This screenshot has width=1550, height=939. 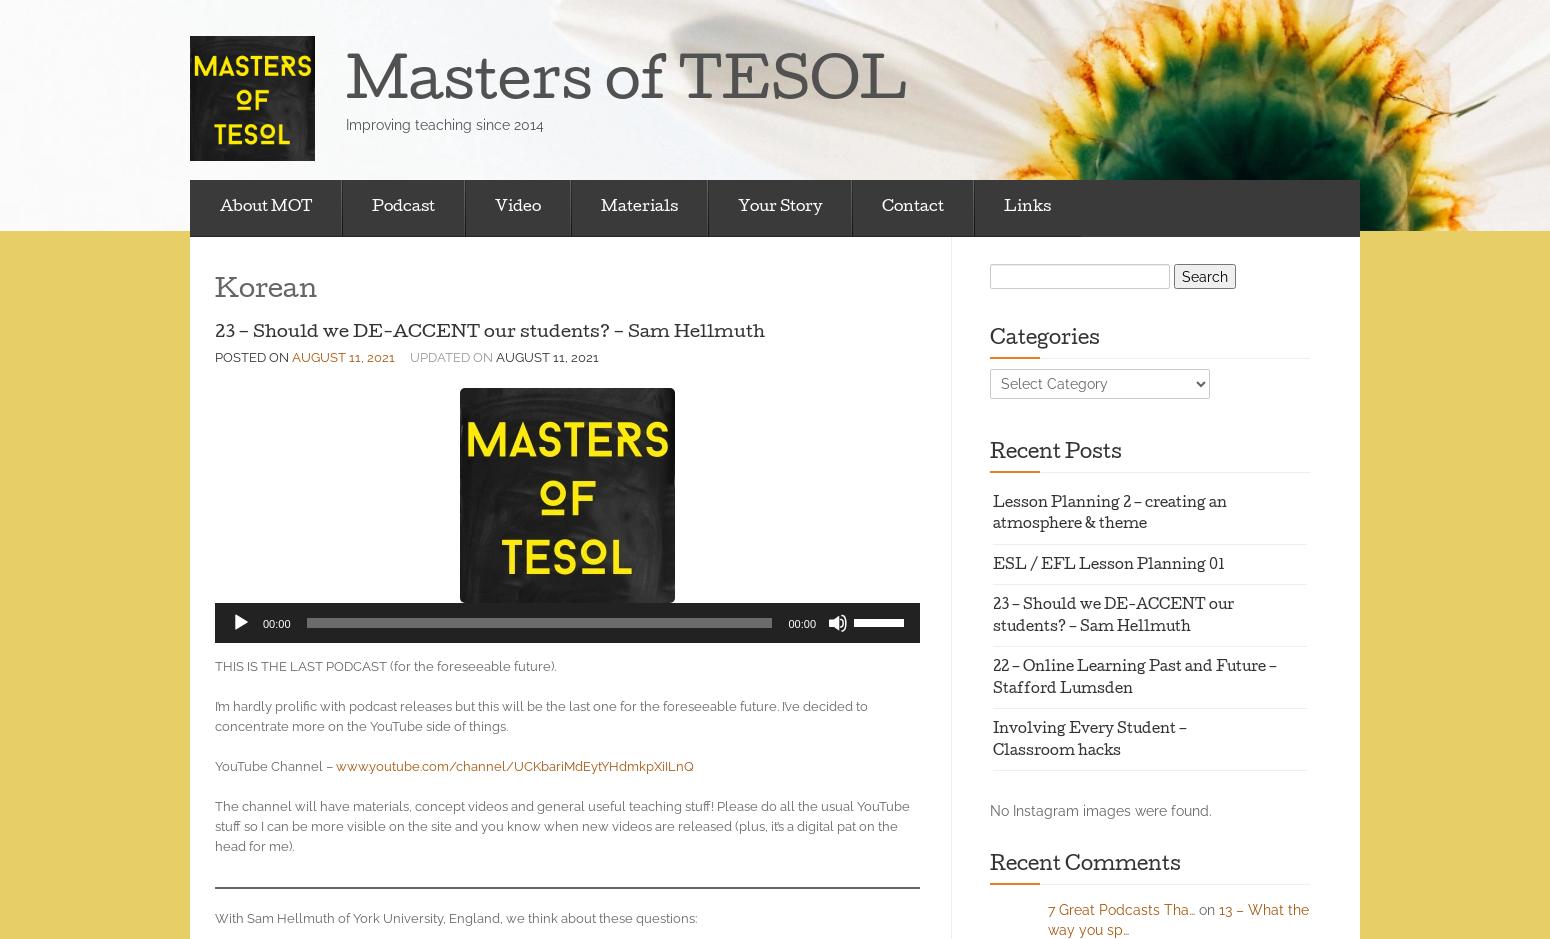 What do you see at coordinates (384, 666) in the screenshot?
I see `'THIS IS THE LAST PODCAST (for the foreseeable future).'` at bounding box center [384, 666].